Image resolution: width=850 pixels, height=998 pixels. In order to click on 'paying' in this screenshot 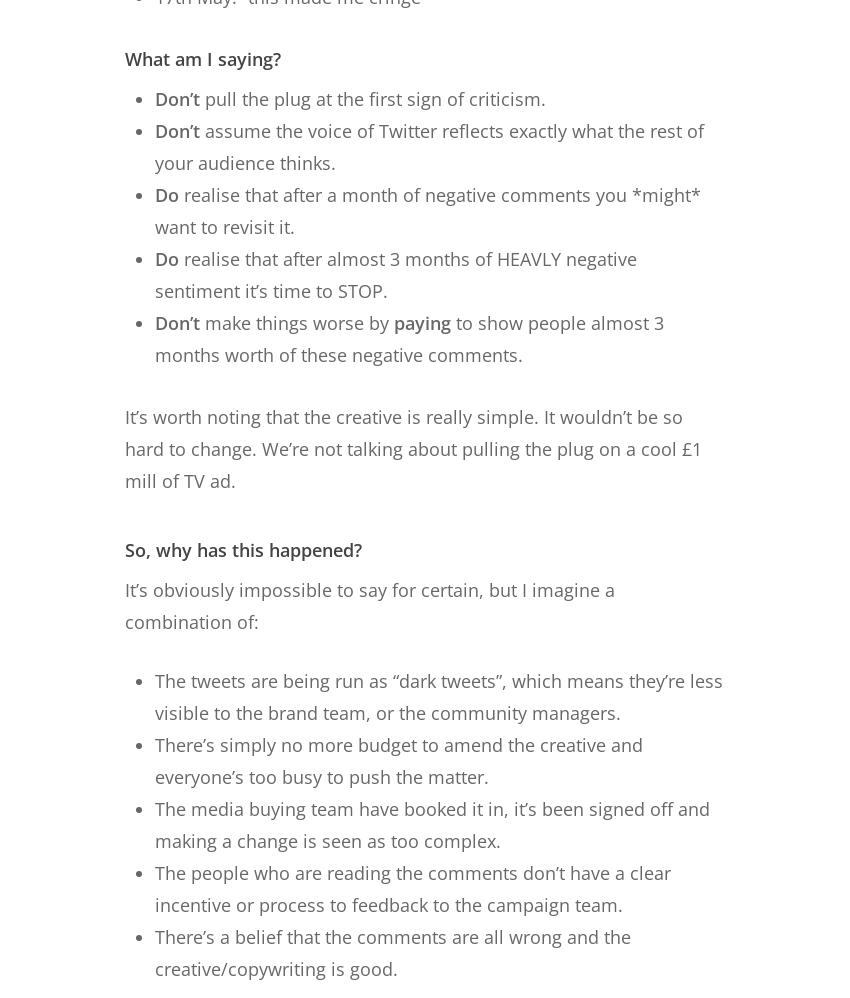, I will do `click(422, 321)`.